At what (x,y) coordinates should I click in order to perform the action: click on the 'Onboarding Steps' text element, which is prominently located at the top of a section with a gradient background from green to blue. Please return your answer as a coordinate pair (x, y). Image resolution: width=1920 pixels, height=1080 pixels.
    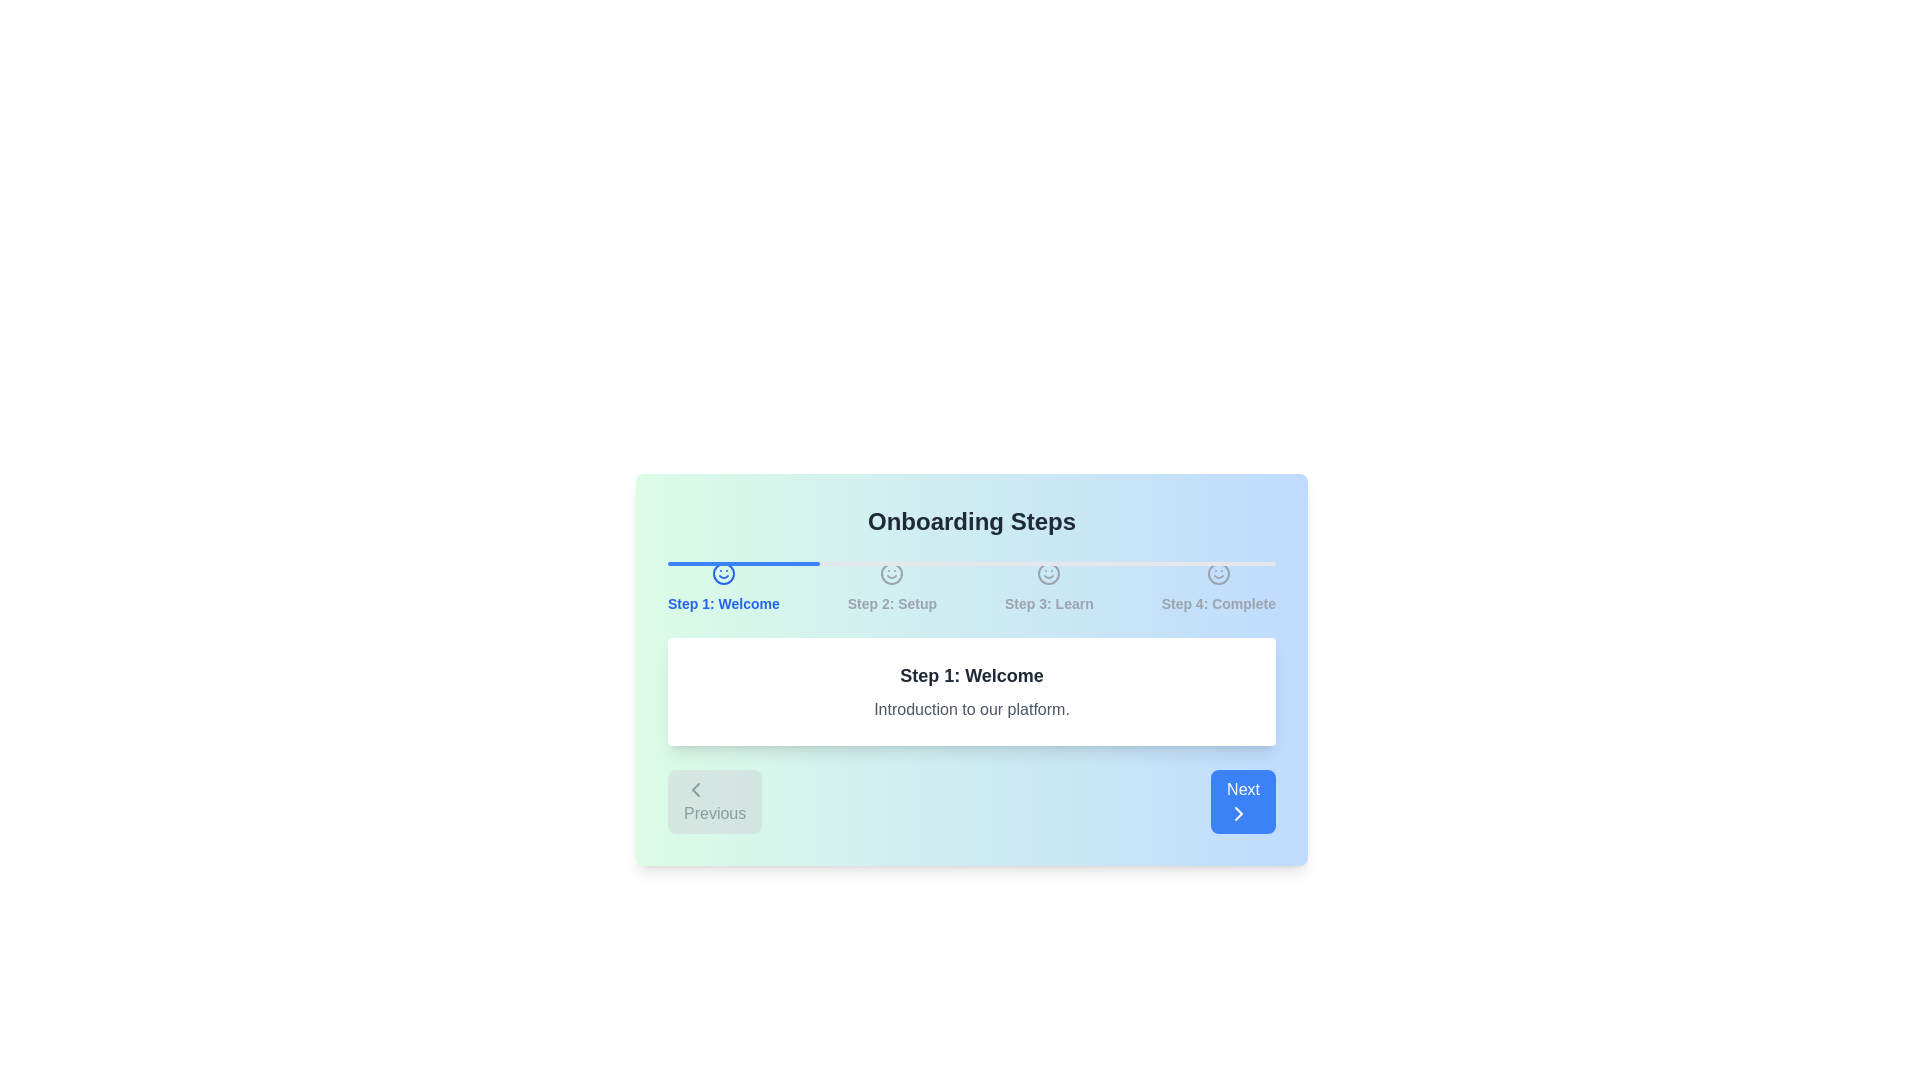
    Looking at the image, I should click on (971, 520).